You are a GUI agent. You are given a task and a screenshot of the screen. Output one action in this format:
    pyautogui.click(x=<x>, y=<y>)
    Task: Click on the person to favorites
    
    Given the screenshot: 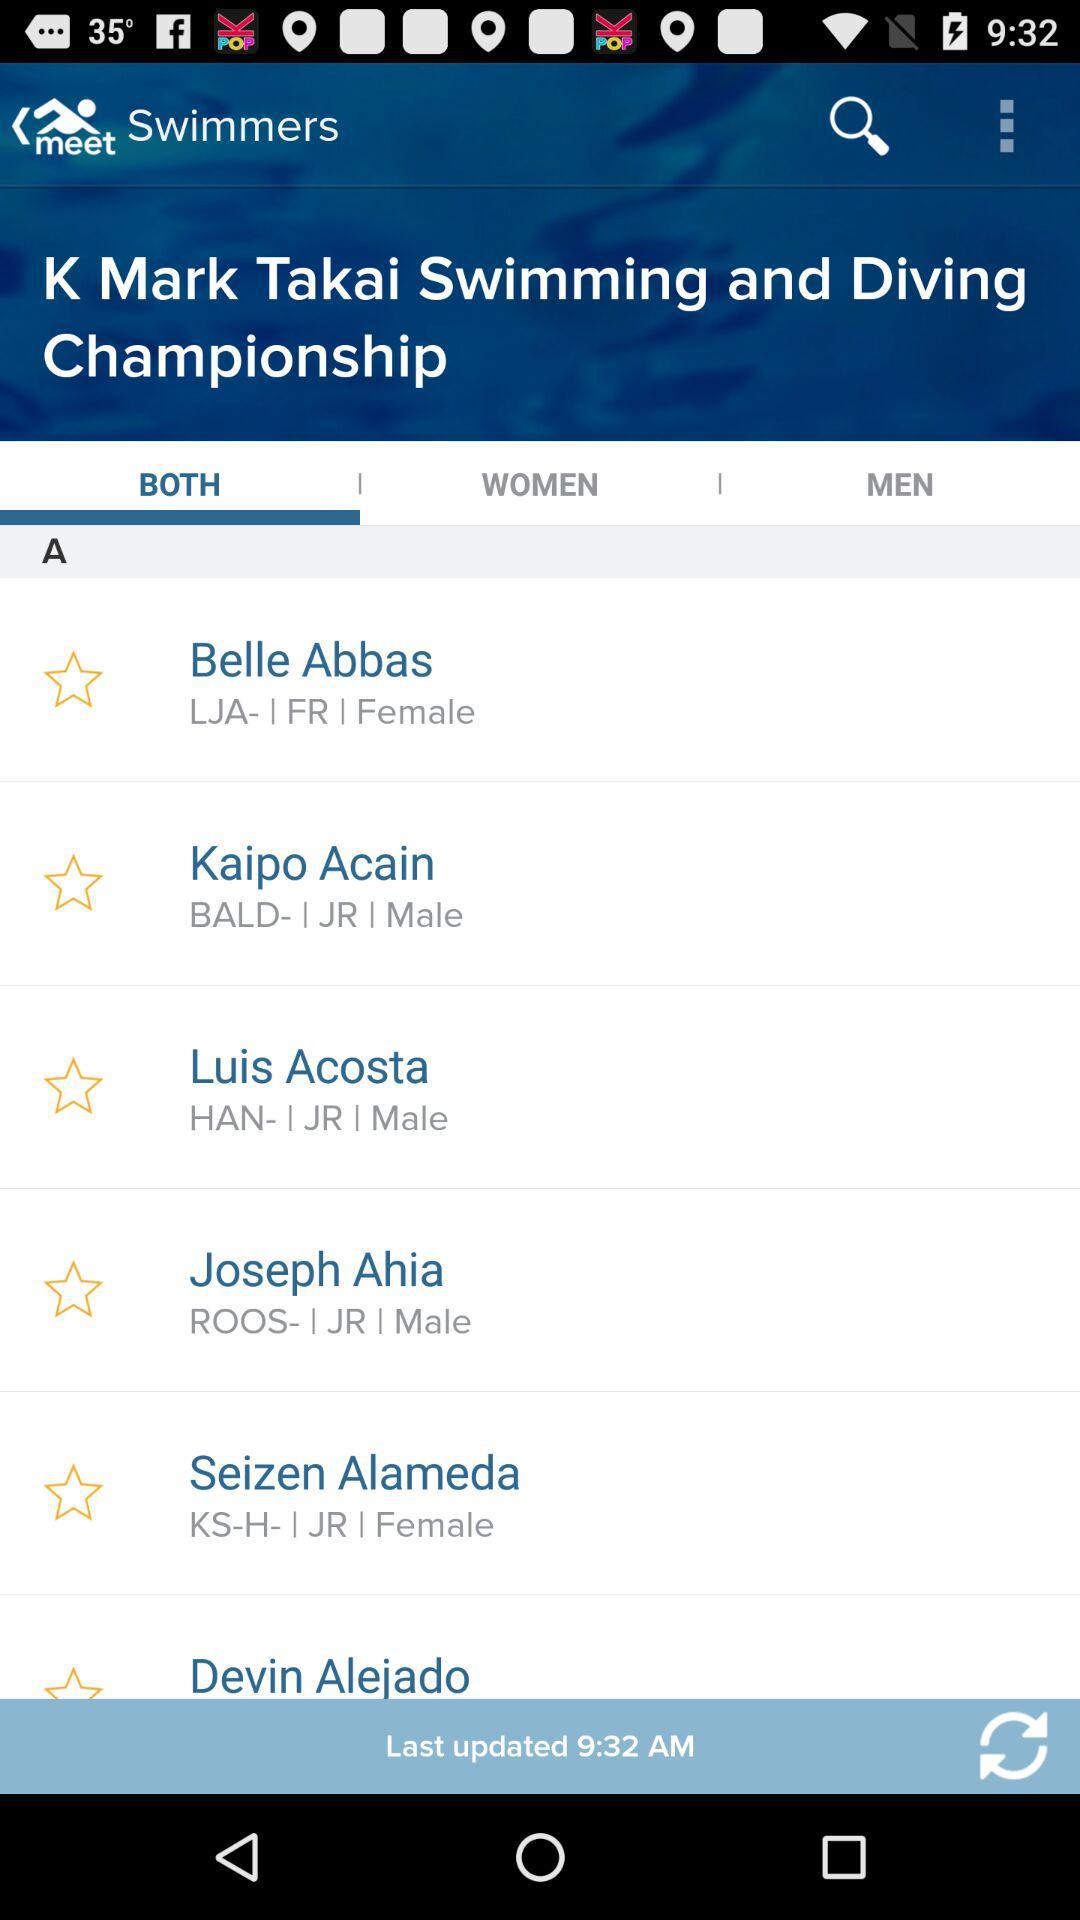 What is the action you would take?
    pyautogui.click(x=72, y=1646)
    